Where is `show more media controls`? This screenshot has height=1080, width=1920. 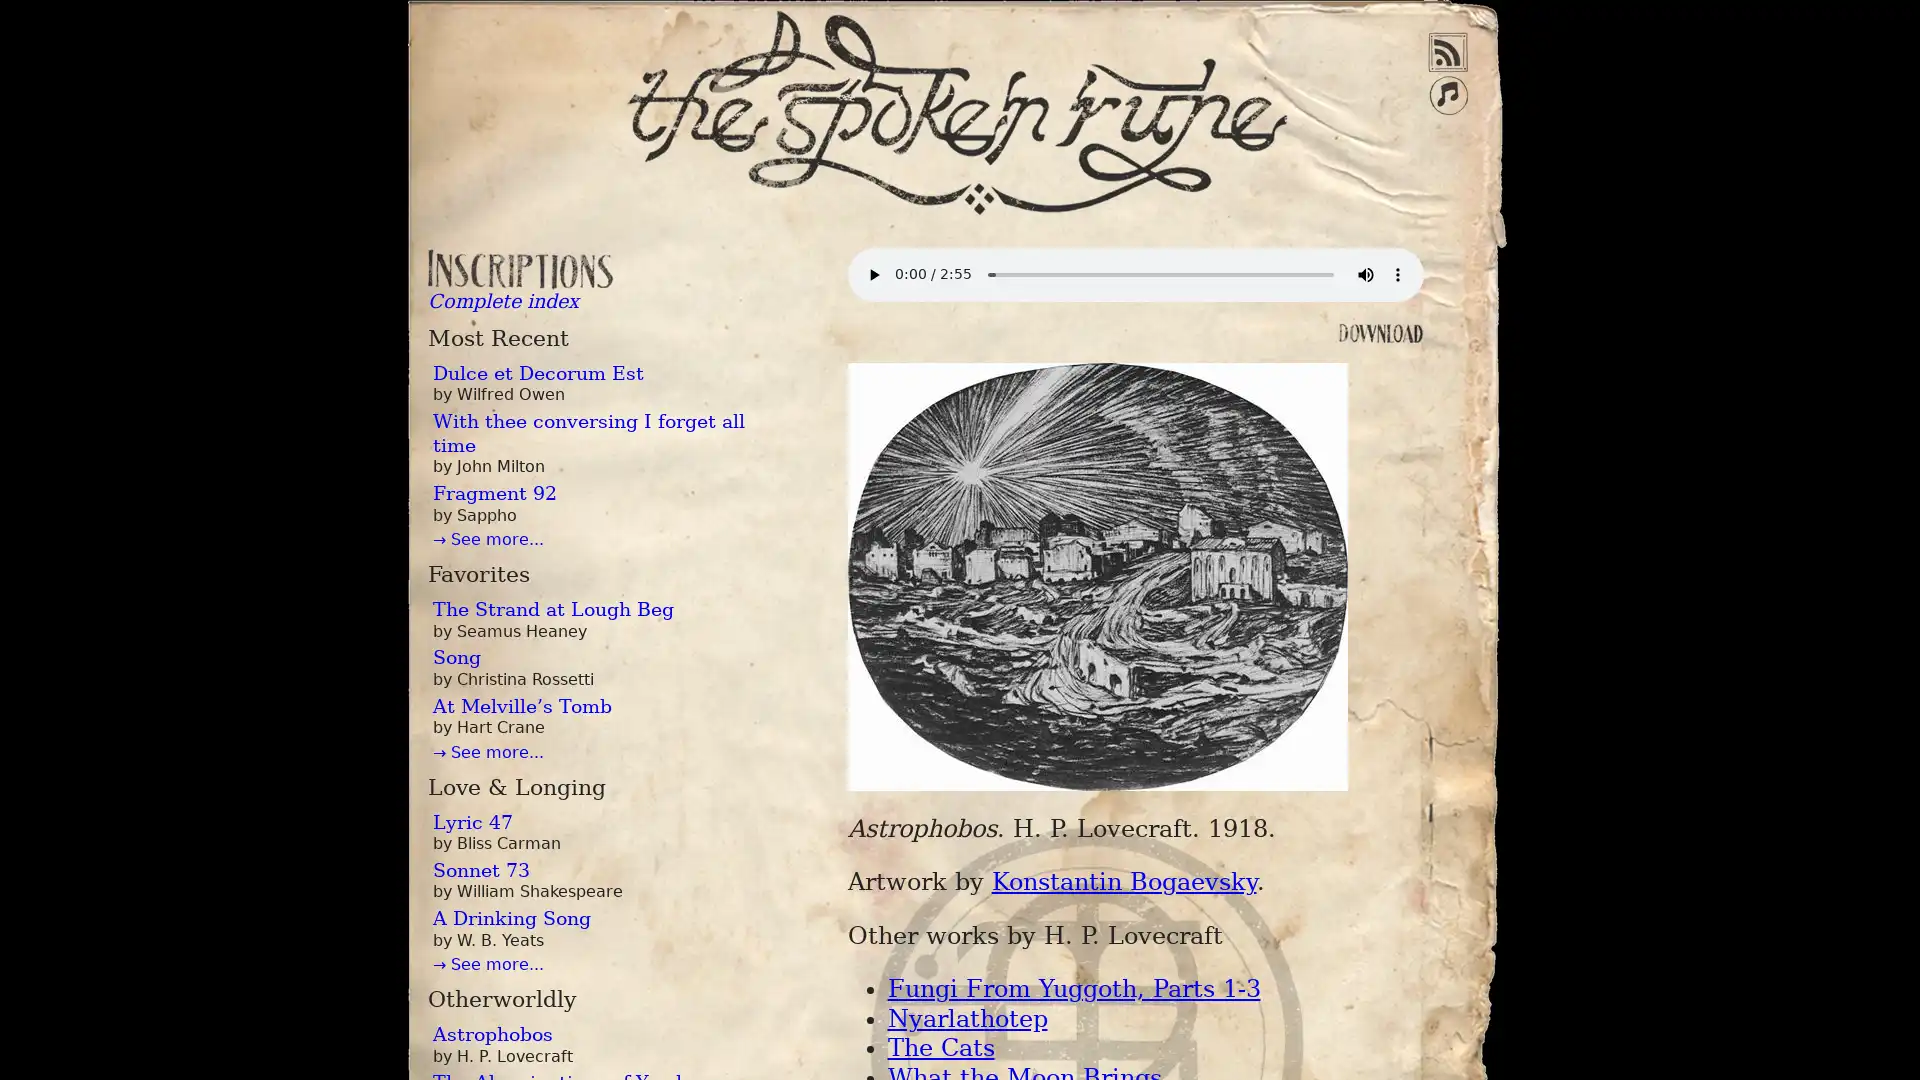 show more media controls is located at coordinates (1395, 274).